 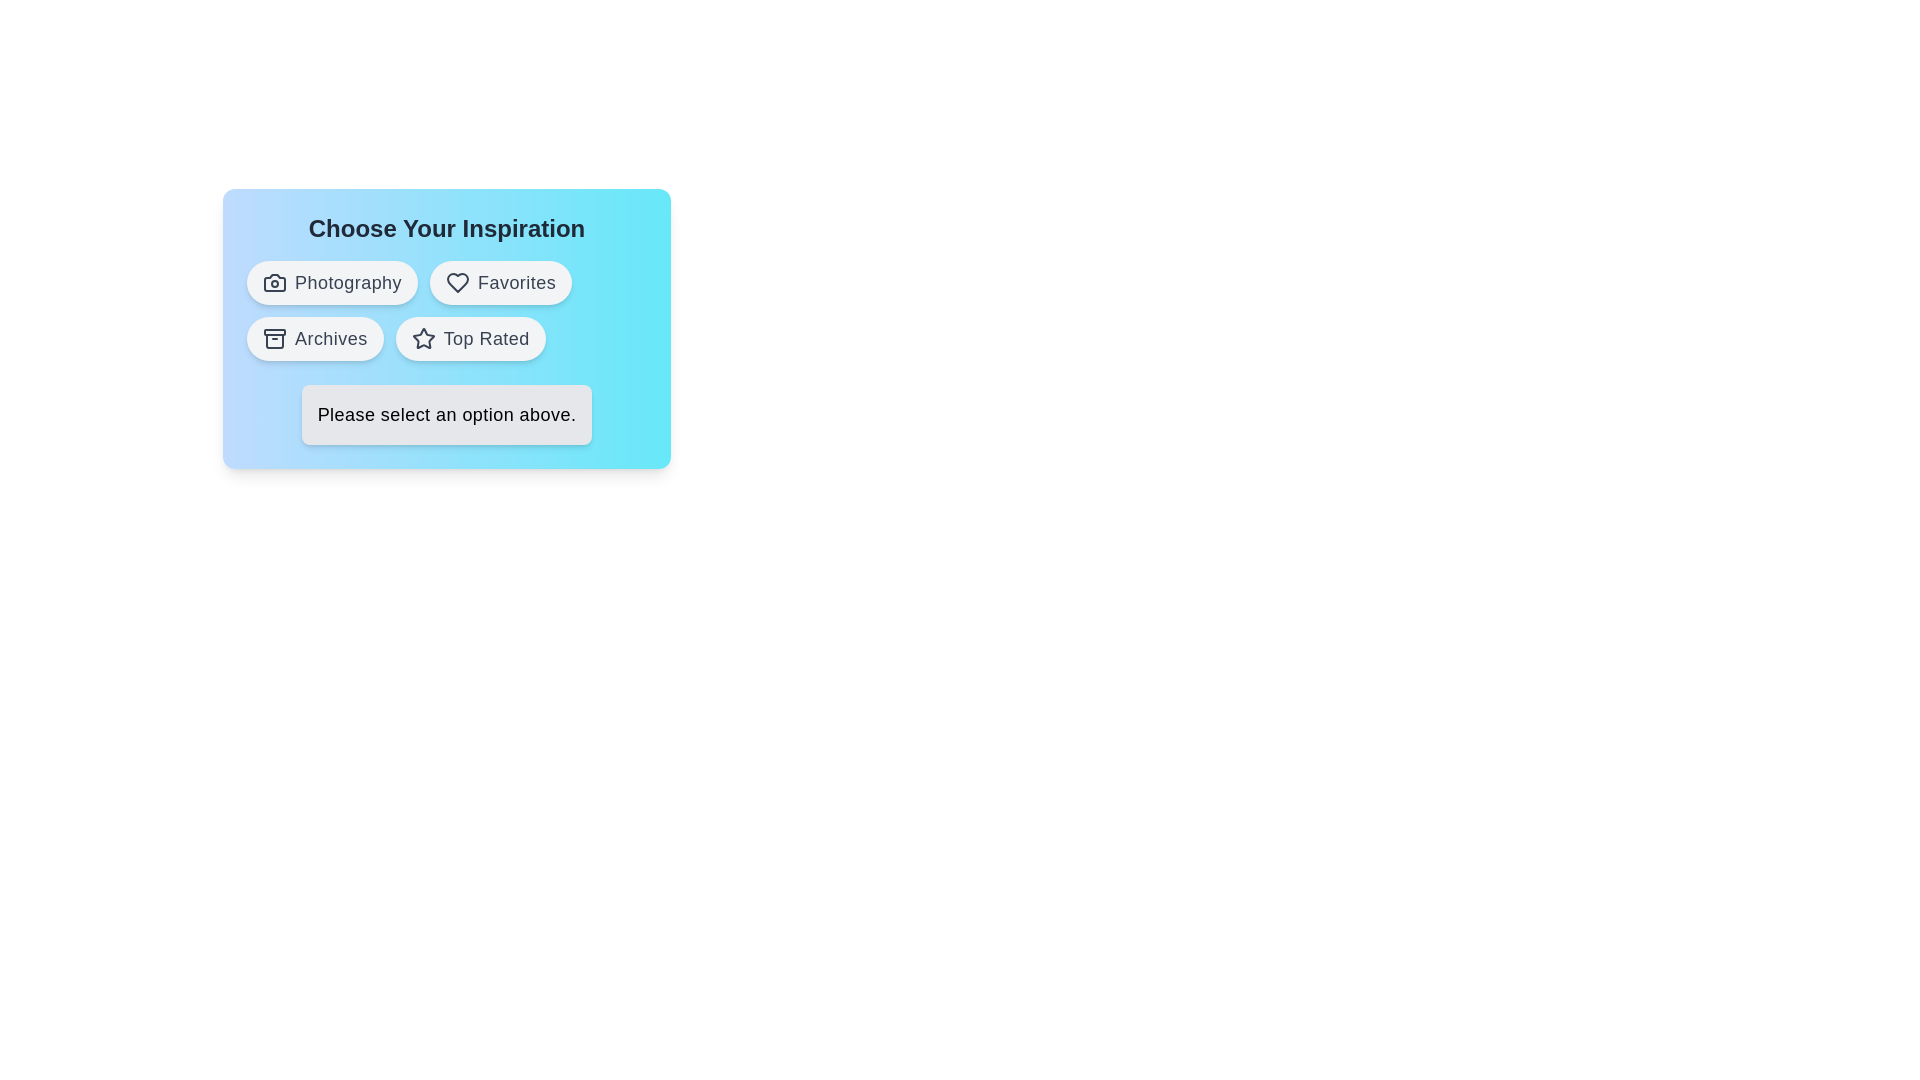 I want to click on the heart-shaped icon outlined with a dark stroke that is positioned to the left of the text 'Favorites' in the selection panel labeled 'Choose Your Inspiration', so click(x=457, y=282).